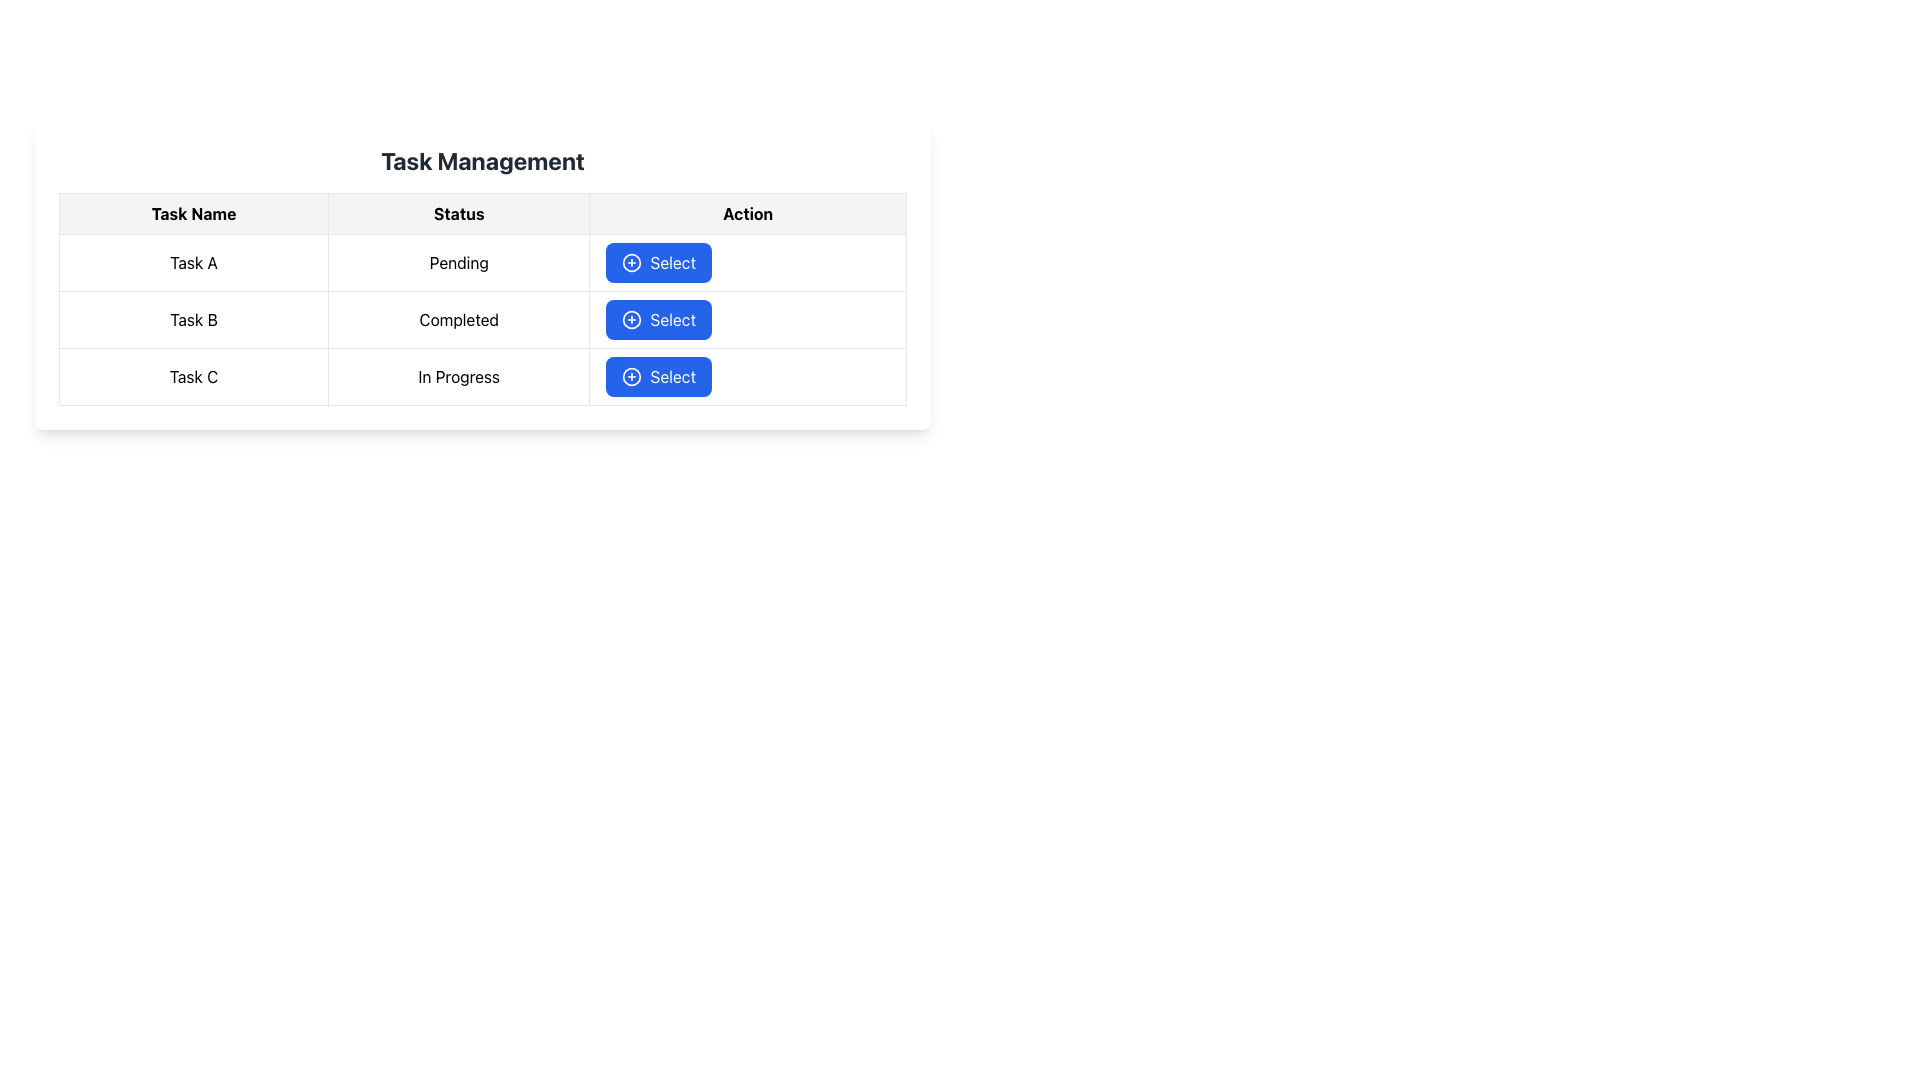 This screenshot has width=1920, height=1080. I want to click on the SVG Circle Element located in the first row of the table under the 'Action' column, positioned to the left of the 'Select' button, so click(631, 261).